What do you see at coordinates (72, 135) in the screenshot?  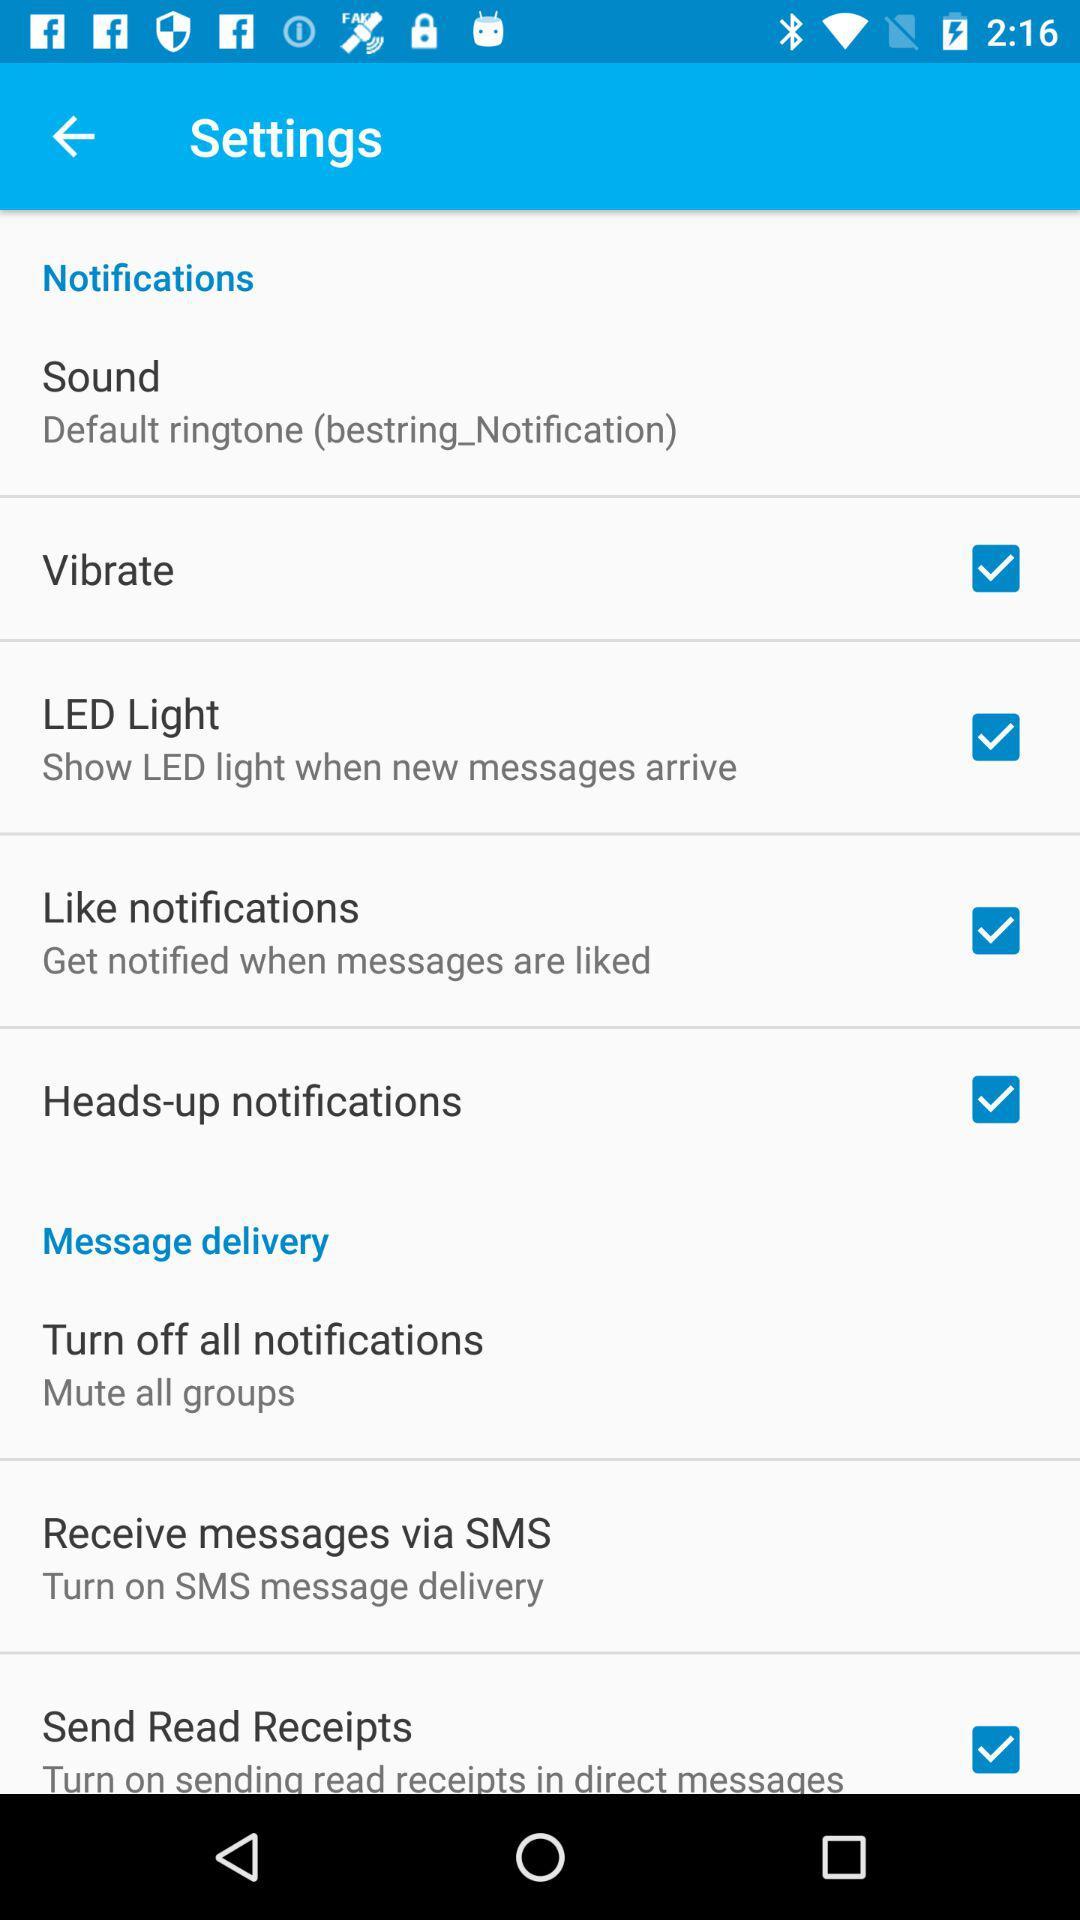 I see `the icon to the left of the settings icon` at bounding box center [72, 135].